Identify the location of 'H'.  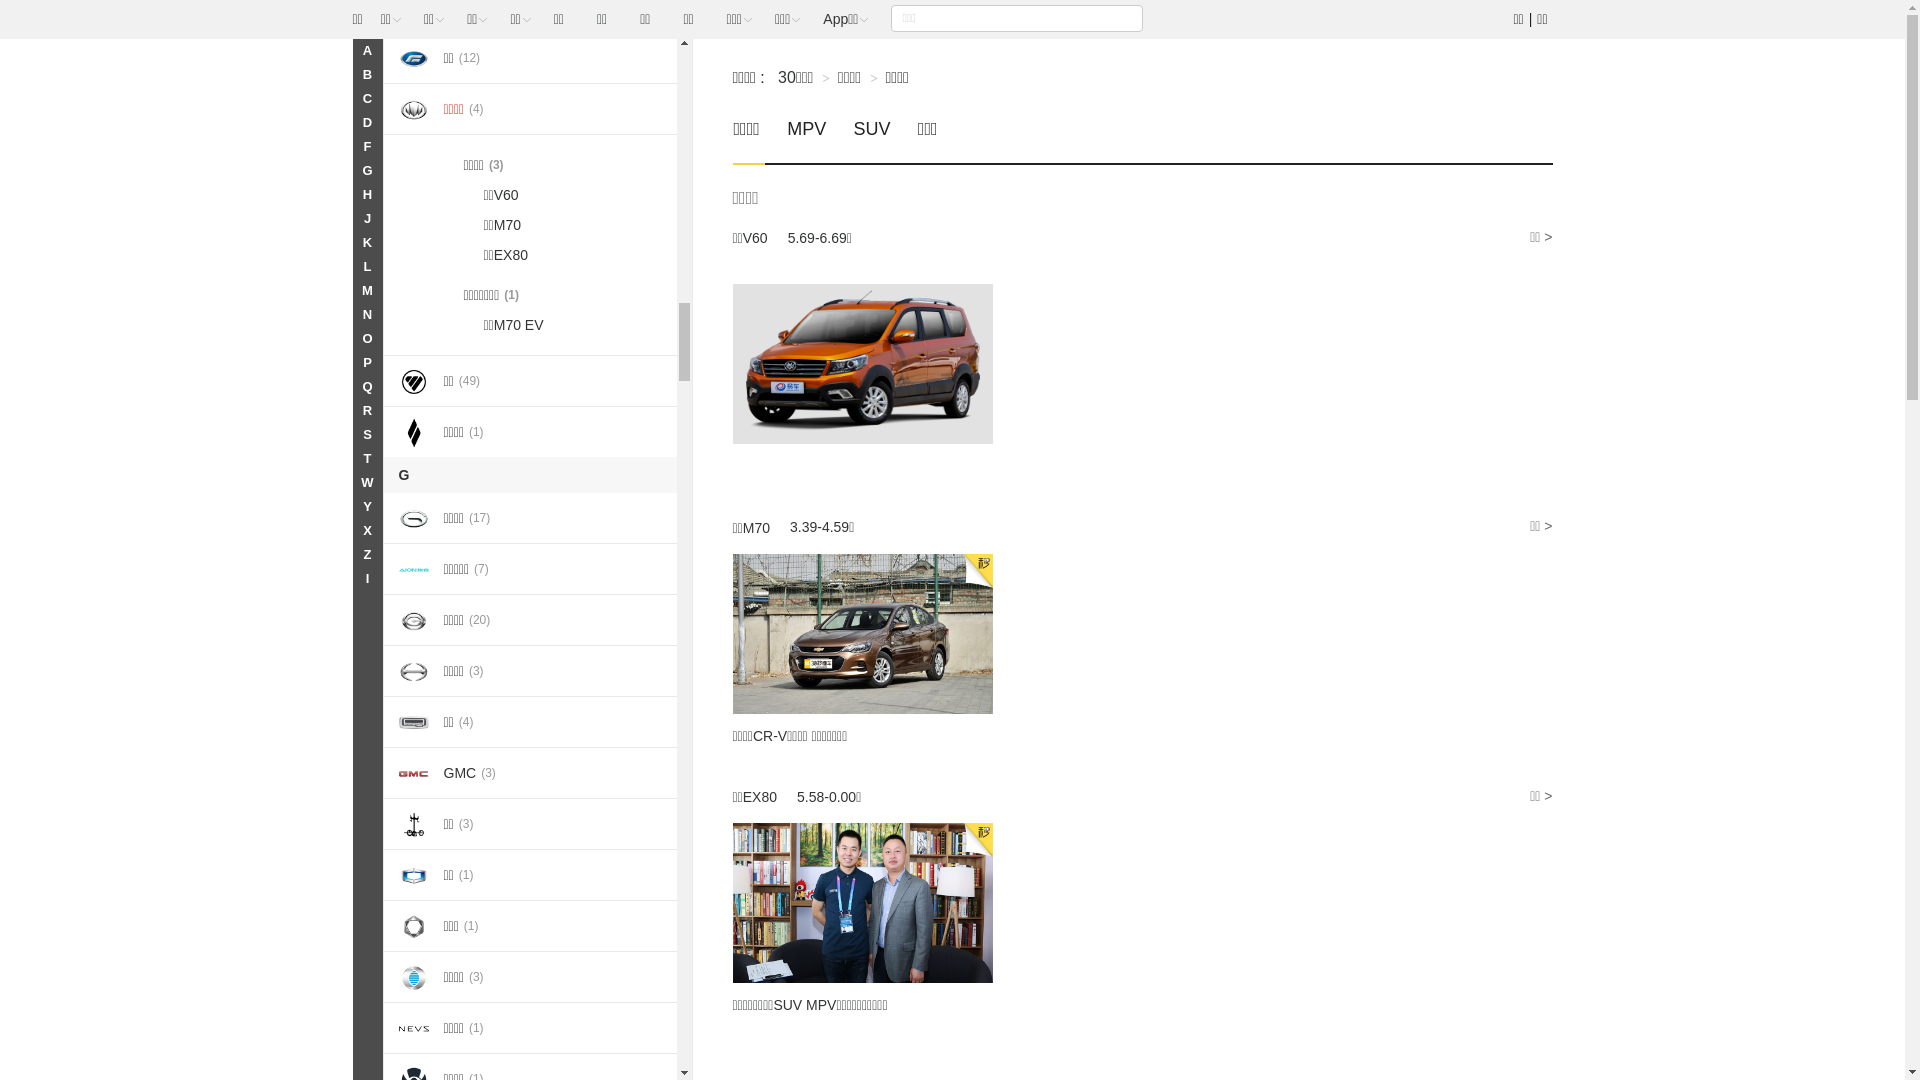
(351, 195).